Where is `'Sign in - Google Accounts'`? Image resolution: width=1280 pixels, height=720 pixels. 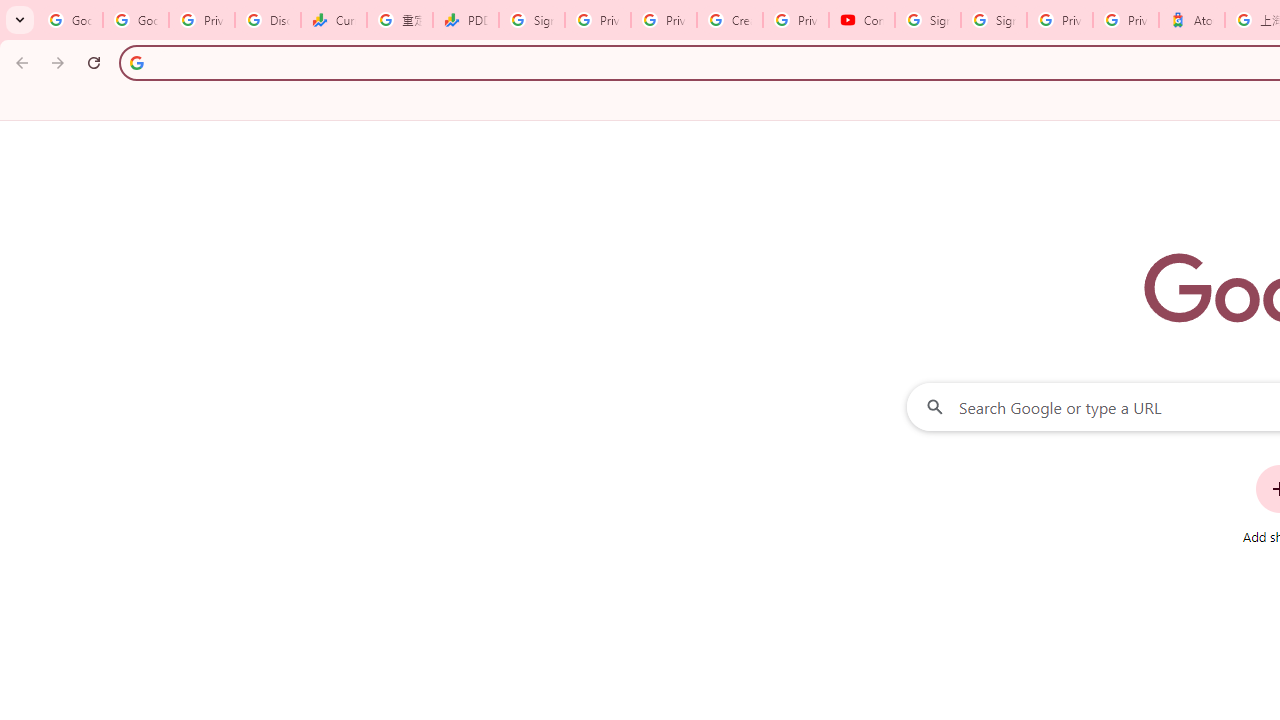
'Sign in - Google Accounts' is located at coordinates (993, 20).